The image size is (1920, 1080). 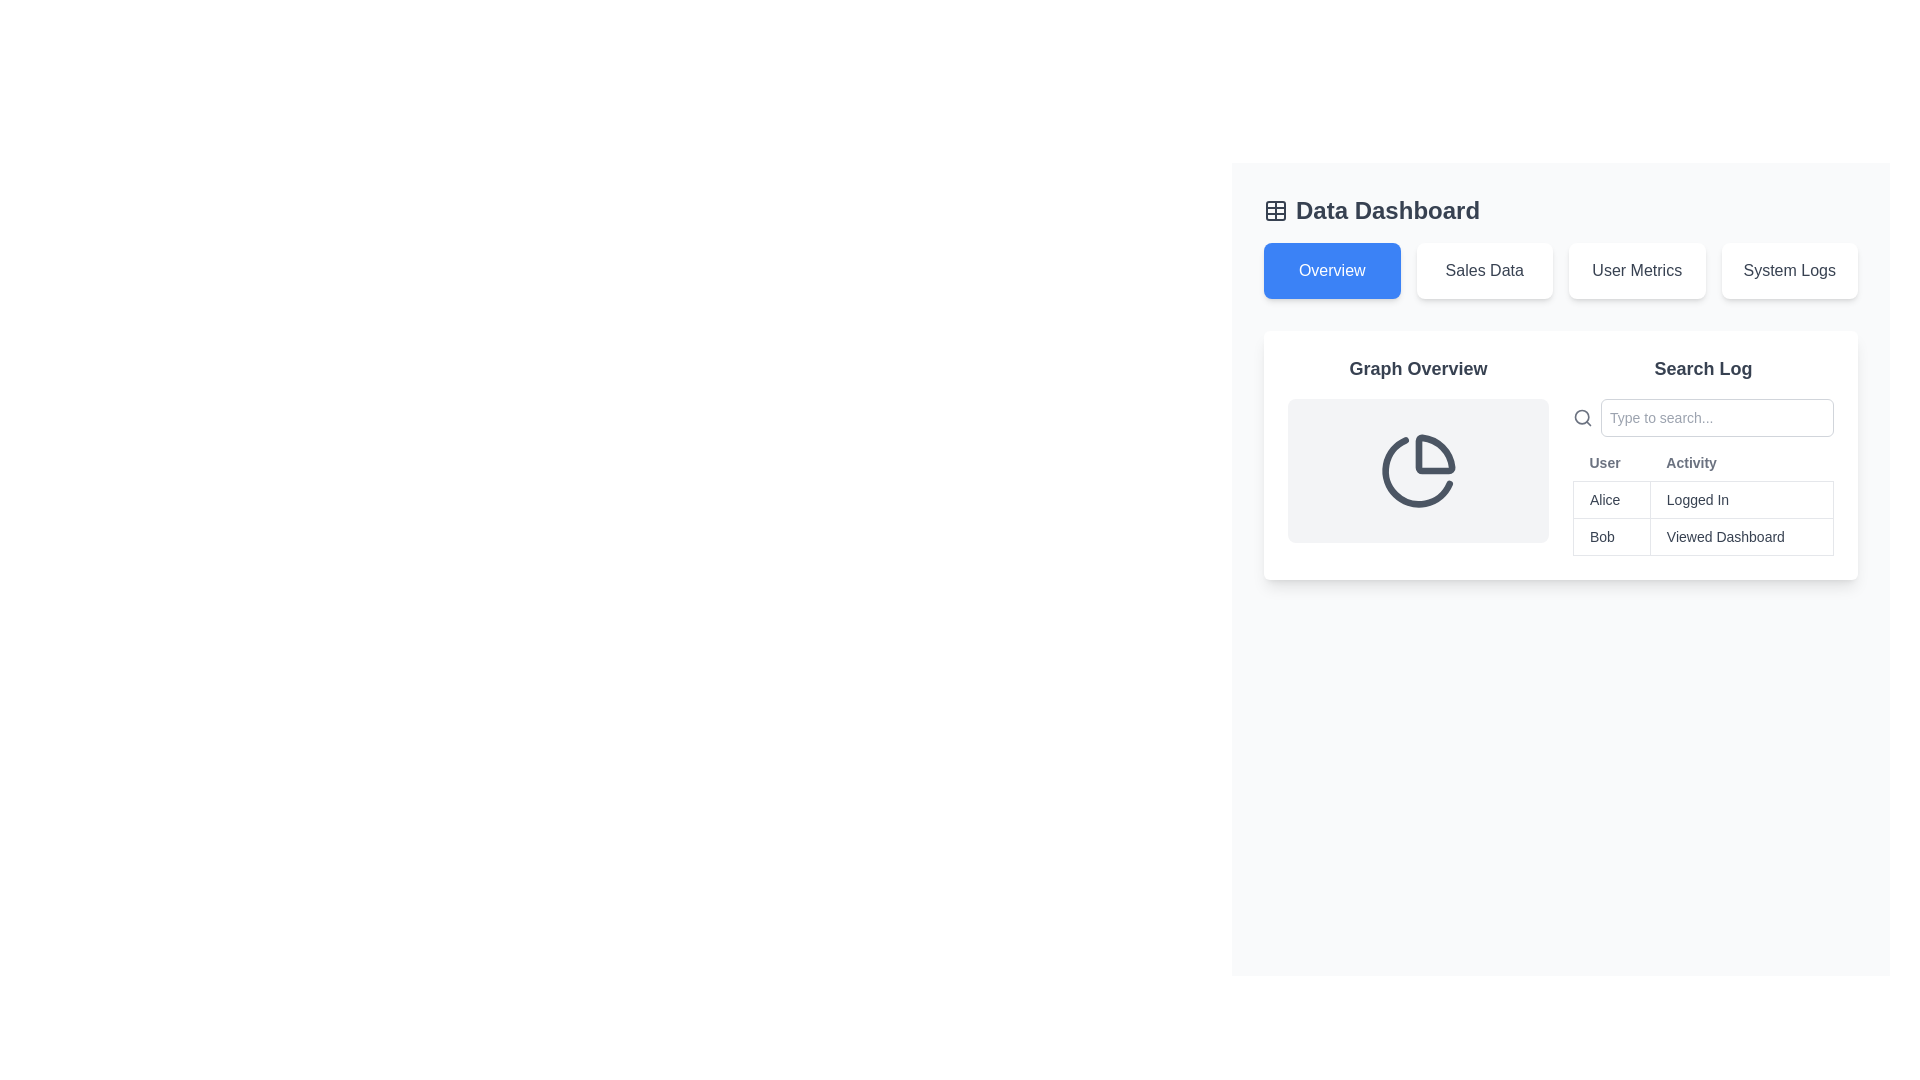 What do you see at coordinates (1702, 517) in the screenshot?
I see `the TableDataCell in the Search Log section, which displays user activities including 'Alice' and 'Bob'` at bounding box center [1702, 517].